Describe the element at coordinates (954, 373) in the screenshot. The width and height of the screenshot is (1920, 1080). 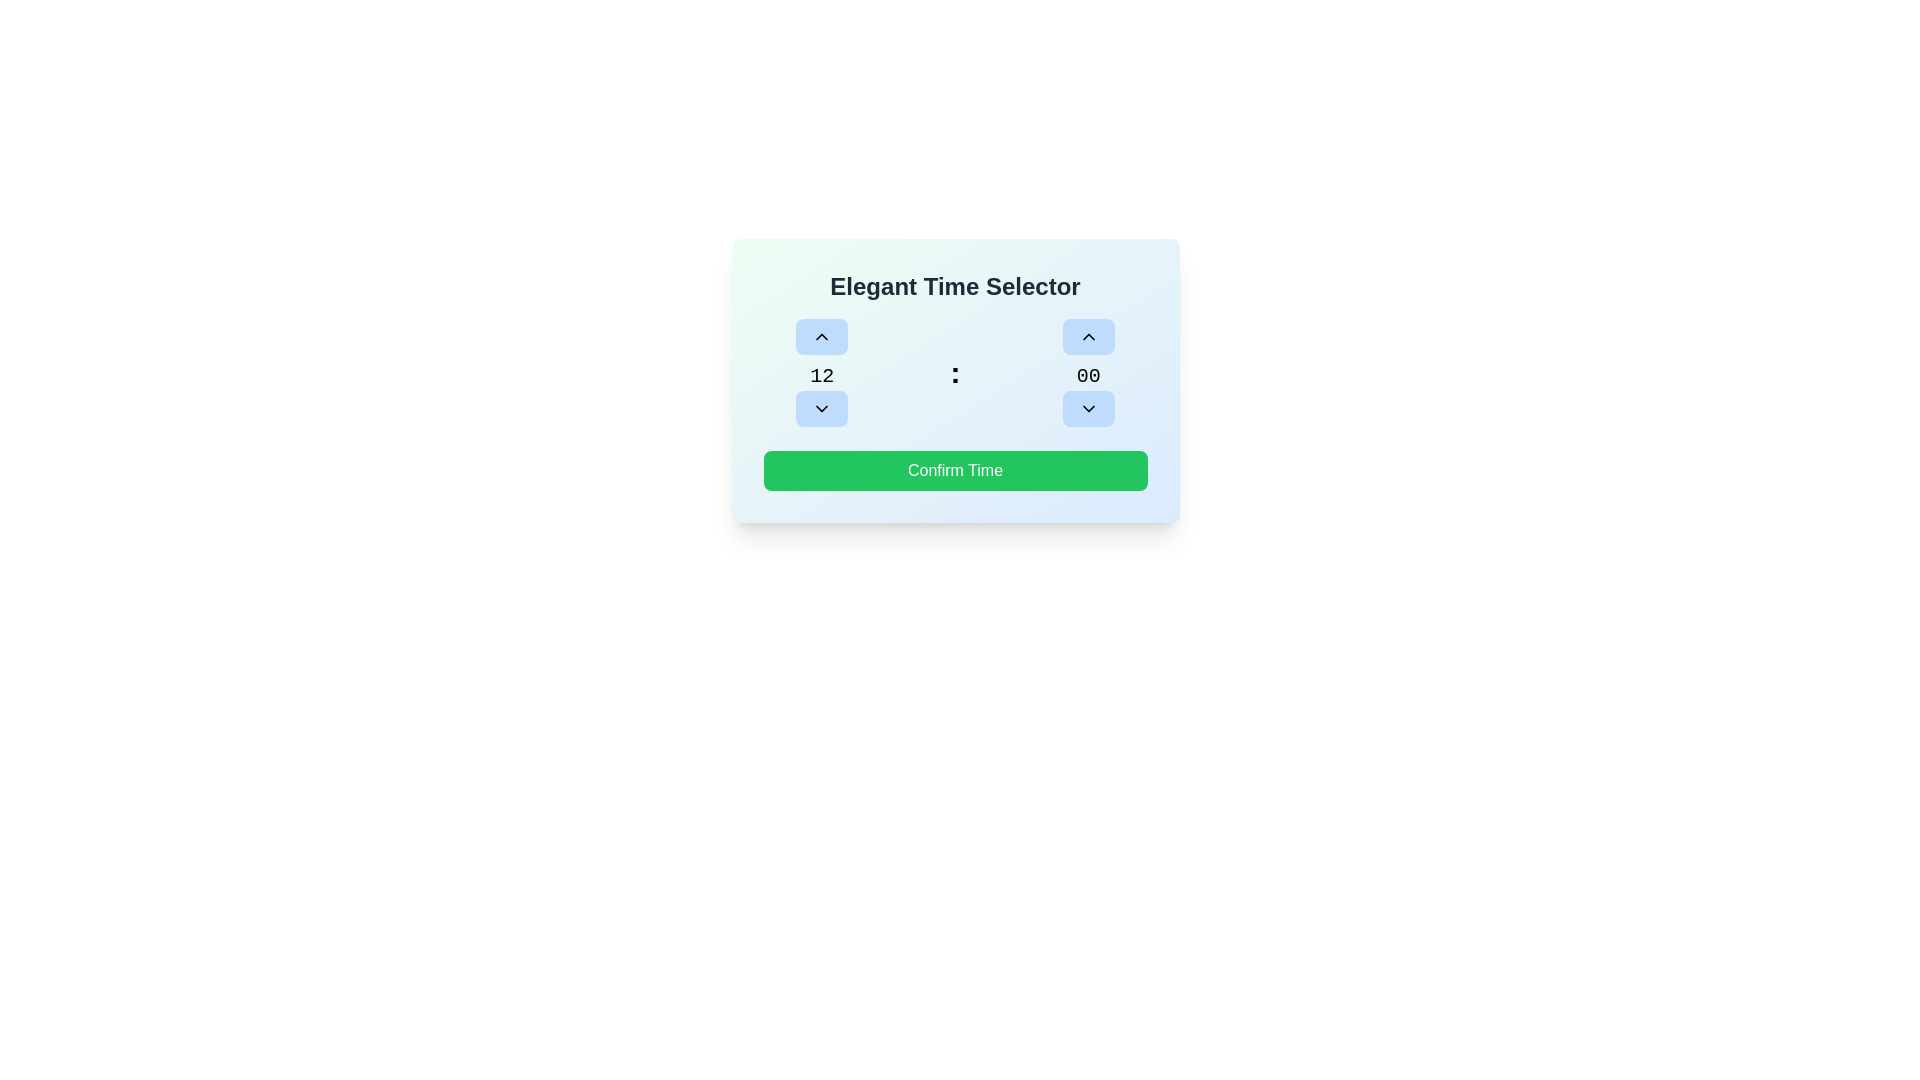
I see `the visual separator text label located between the hour '12' and minute '00' in the time selector interface` at that location.